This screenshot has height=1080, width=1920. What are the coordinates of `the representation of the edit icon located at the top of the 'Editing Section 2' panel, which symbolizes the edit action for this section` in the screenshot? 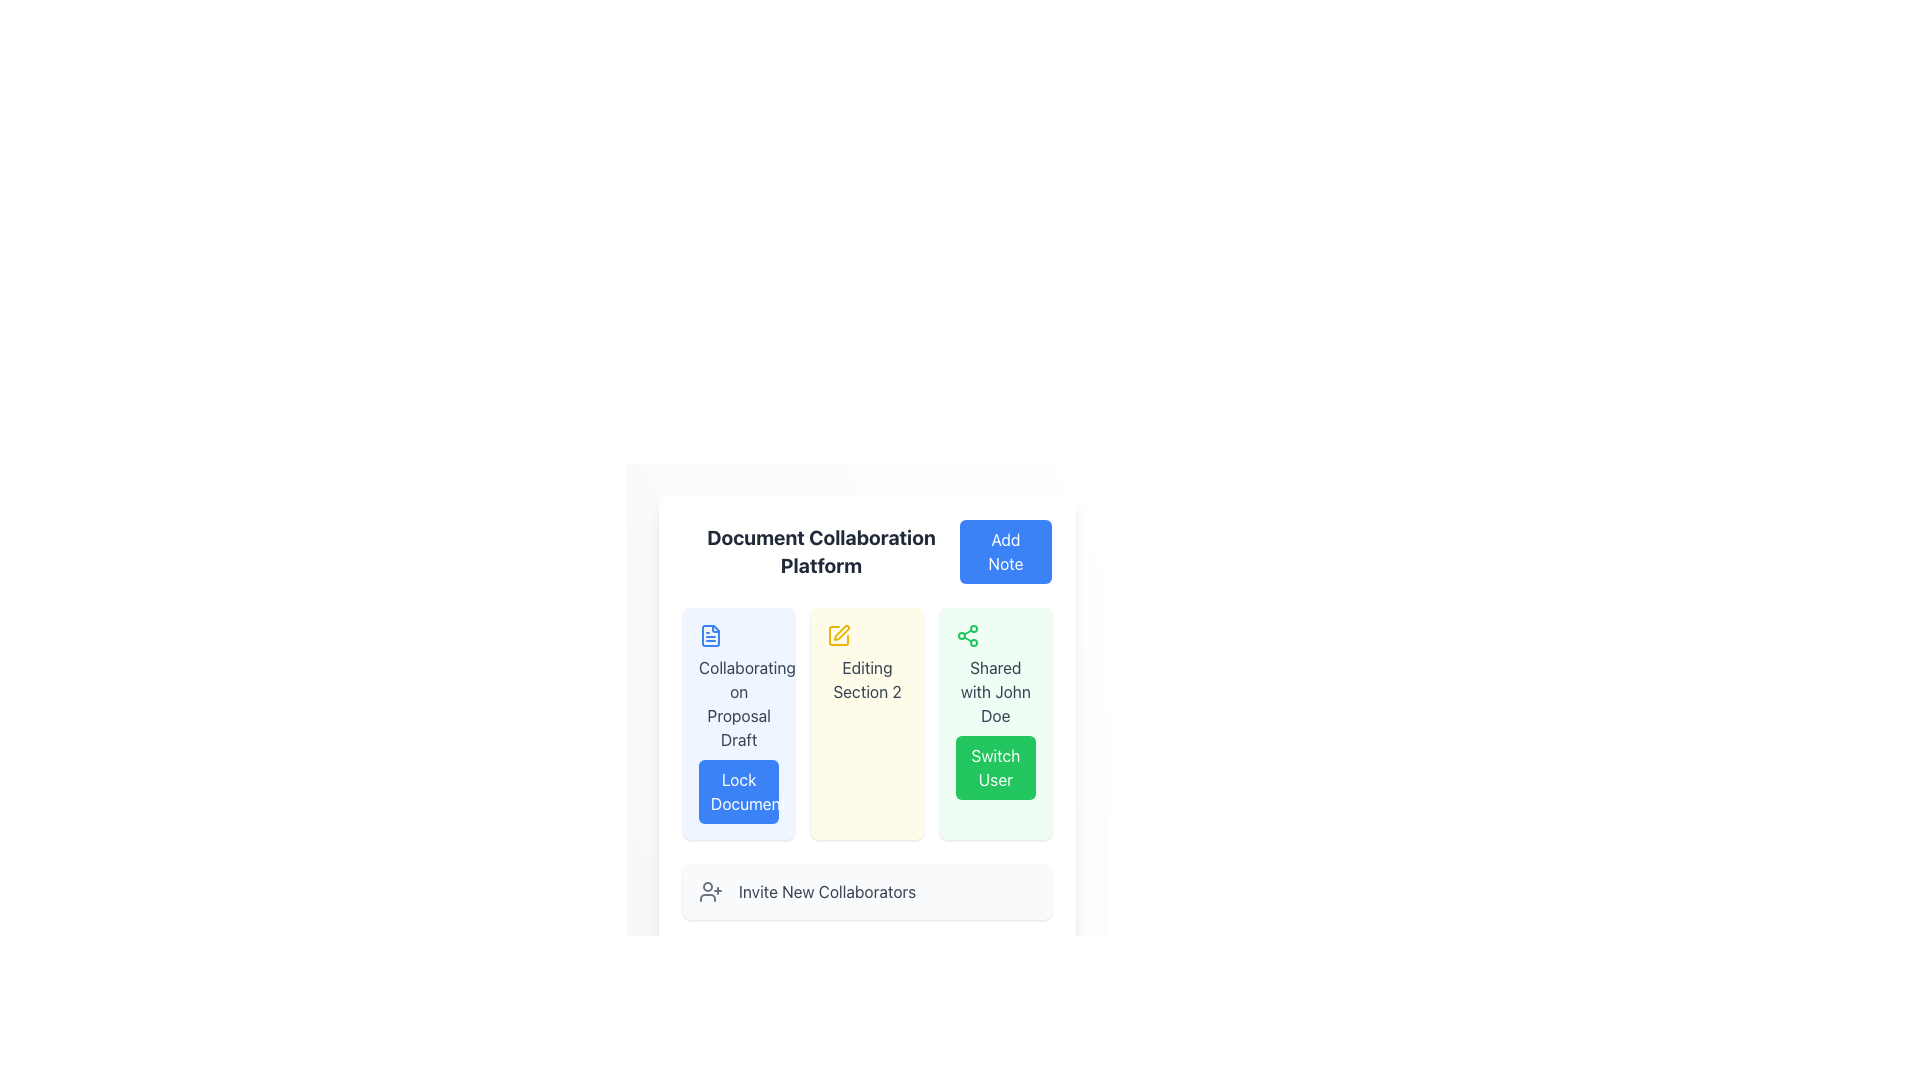 It's located at (839, 636).